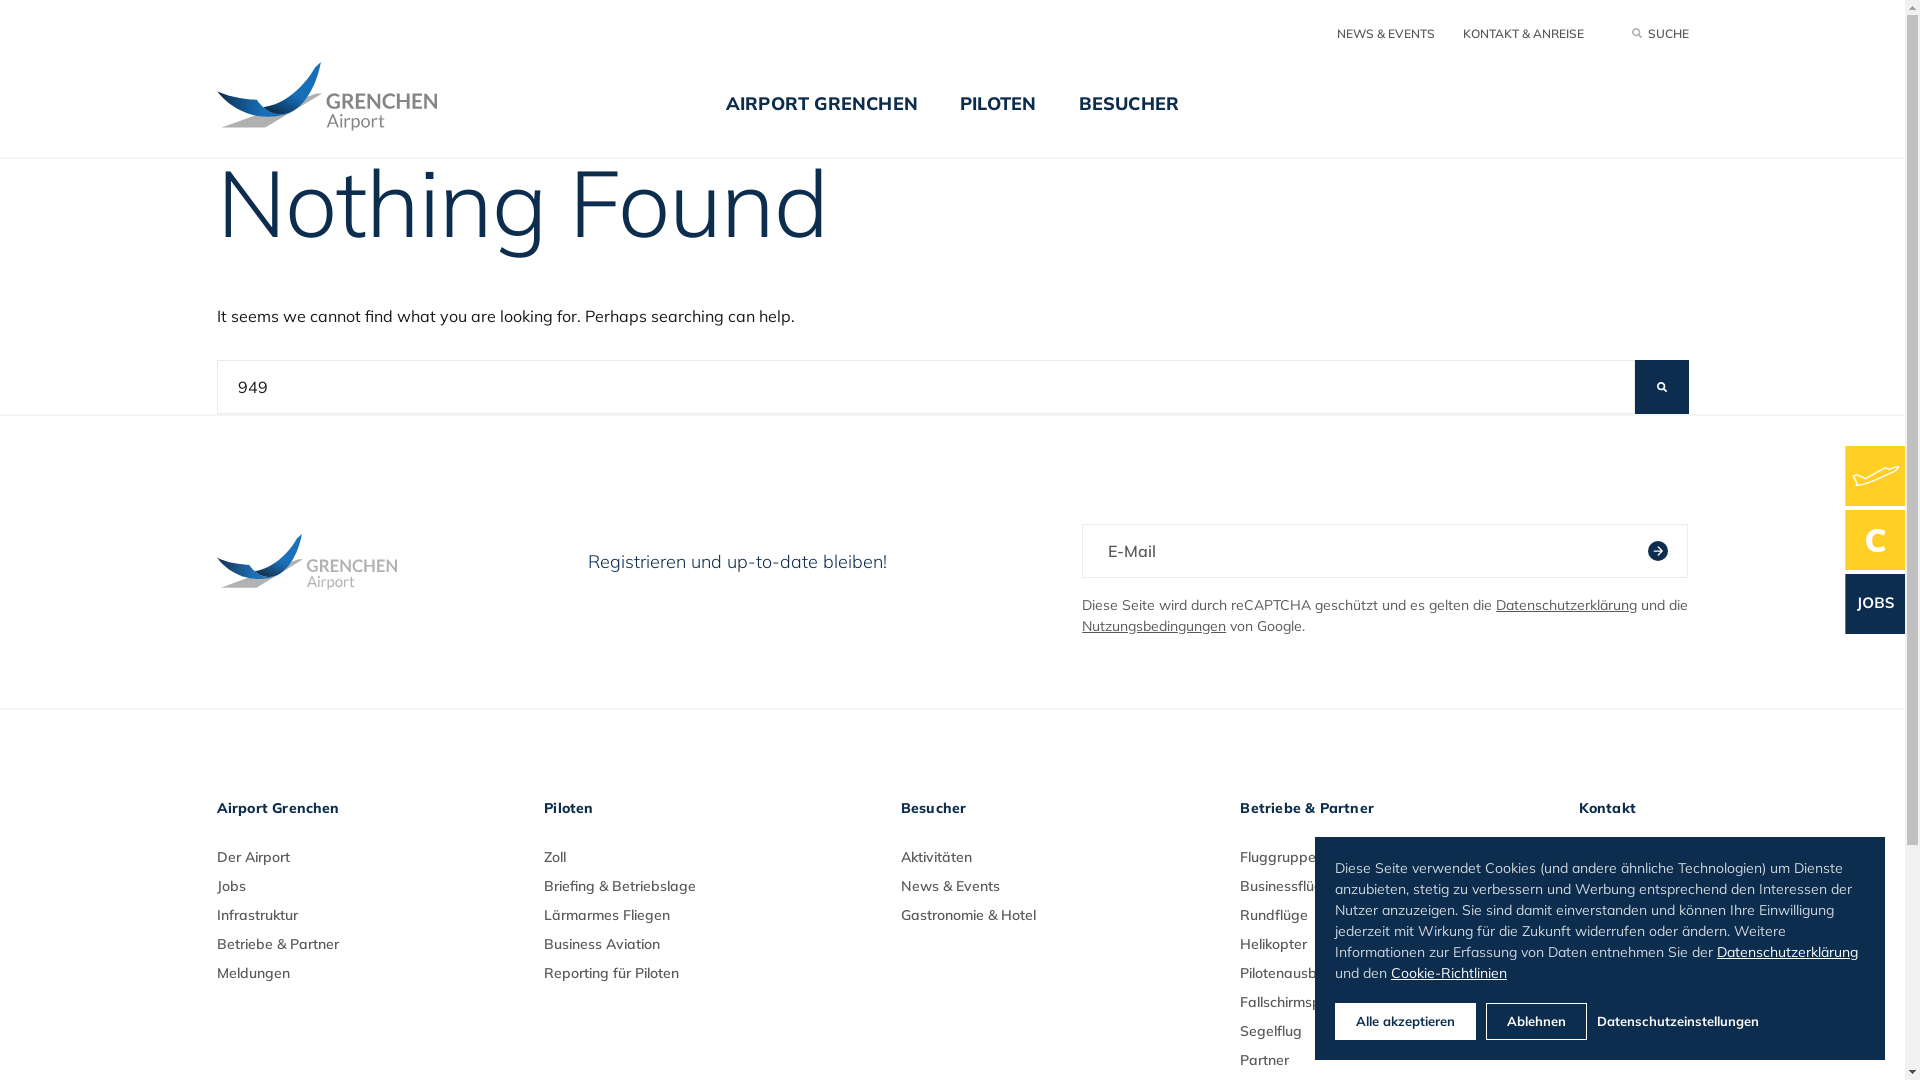  I want to click on 'Datenschutzeinstellungen', so click(1596, 1022).